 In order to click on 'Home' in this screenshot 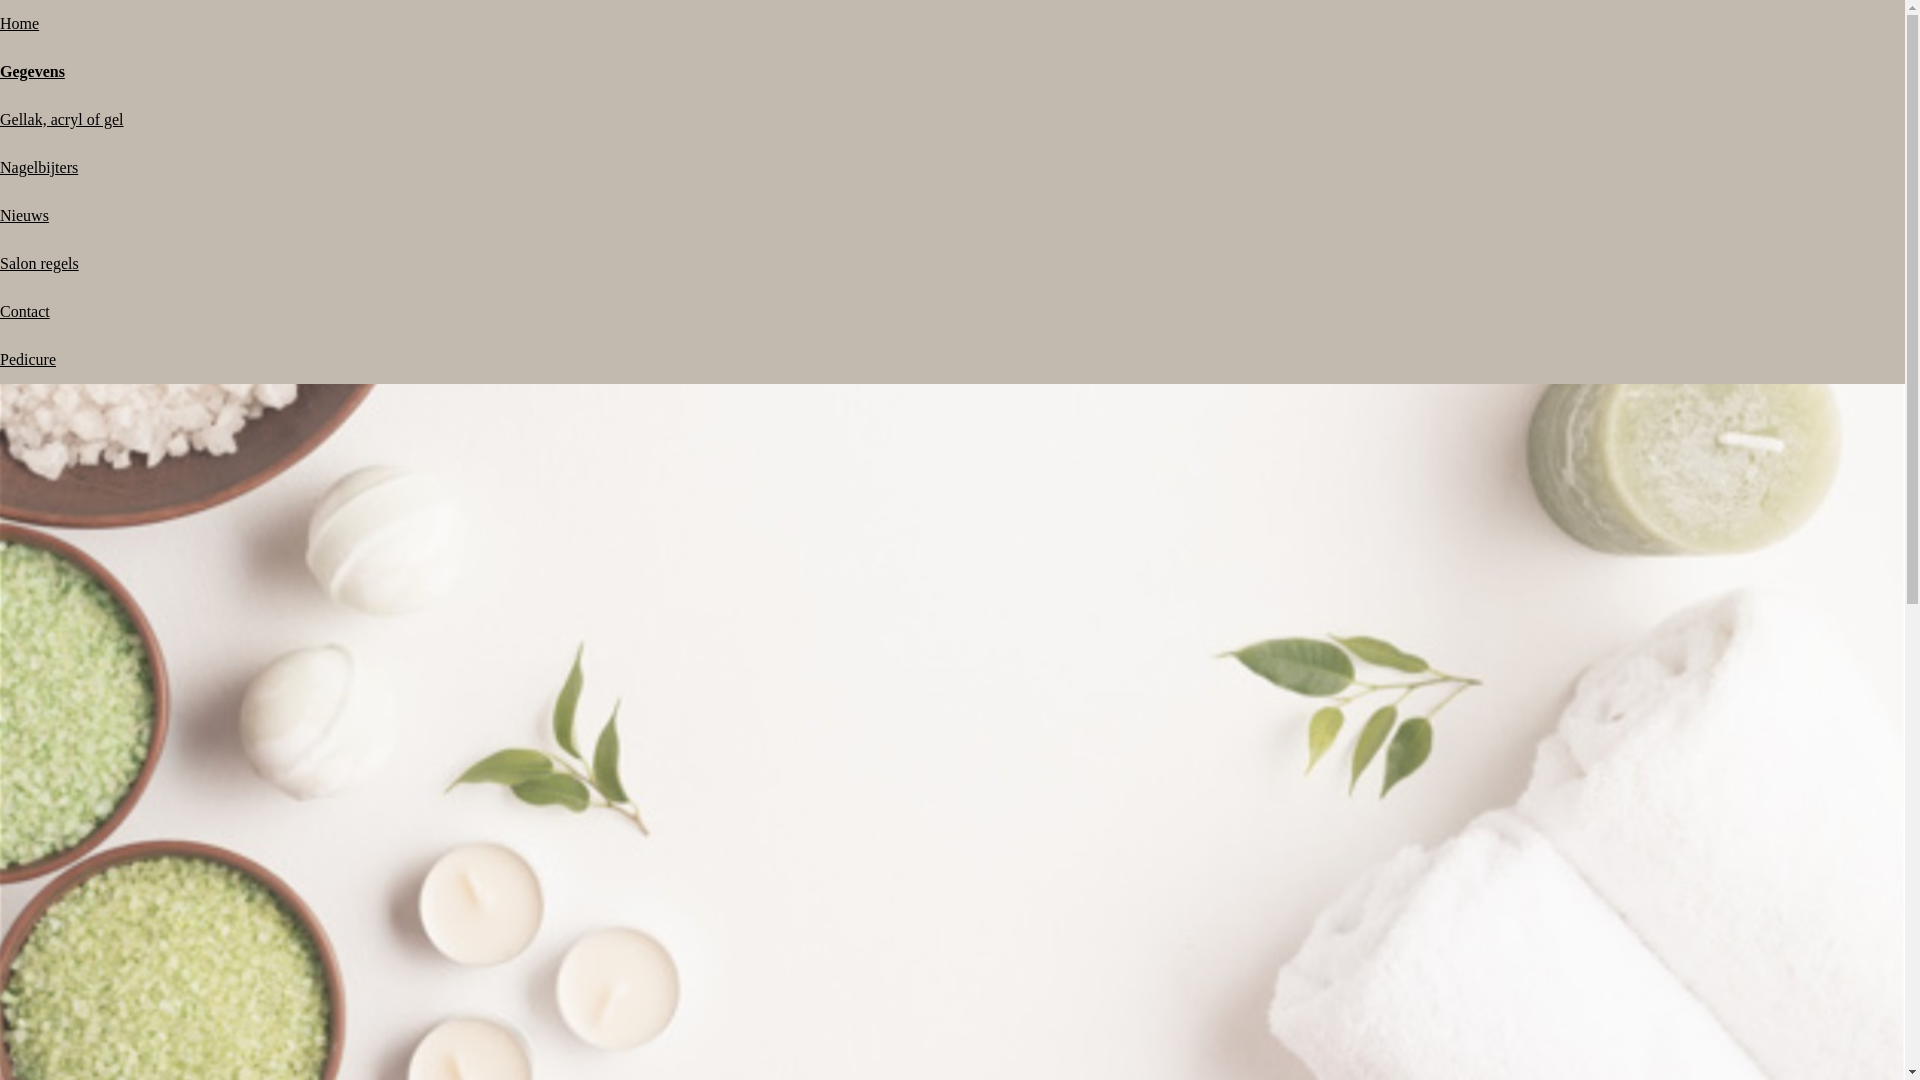, I will do `click(0, 23)`.